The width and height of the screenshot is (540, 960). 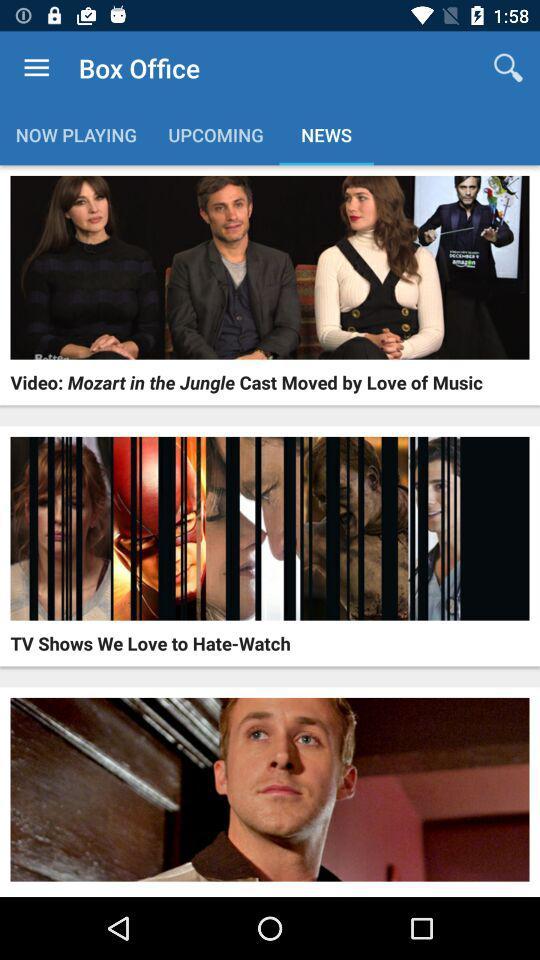 I want to click on the item above now playing icon, so click(x=36, y=68).